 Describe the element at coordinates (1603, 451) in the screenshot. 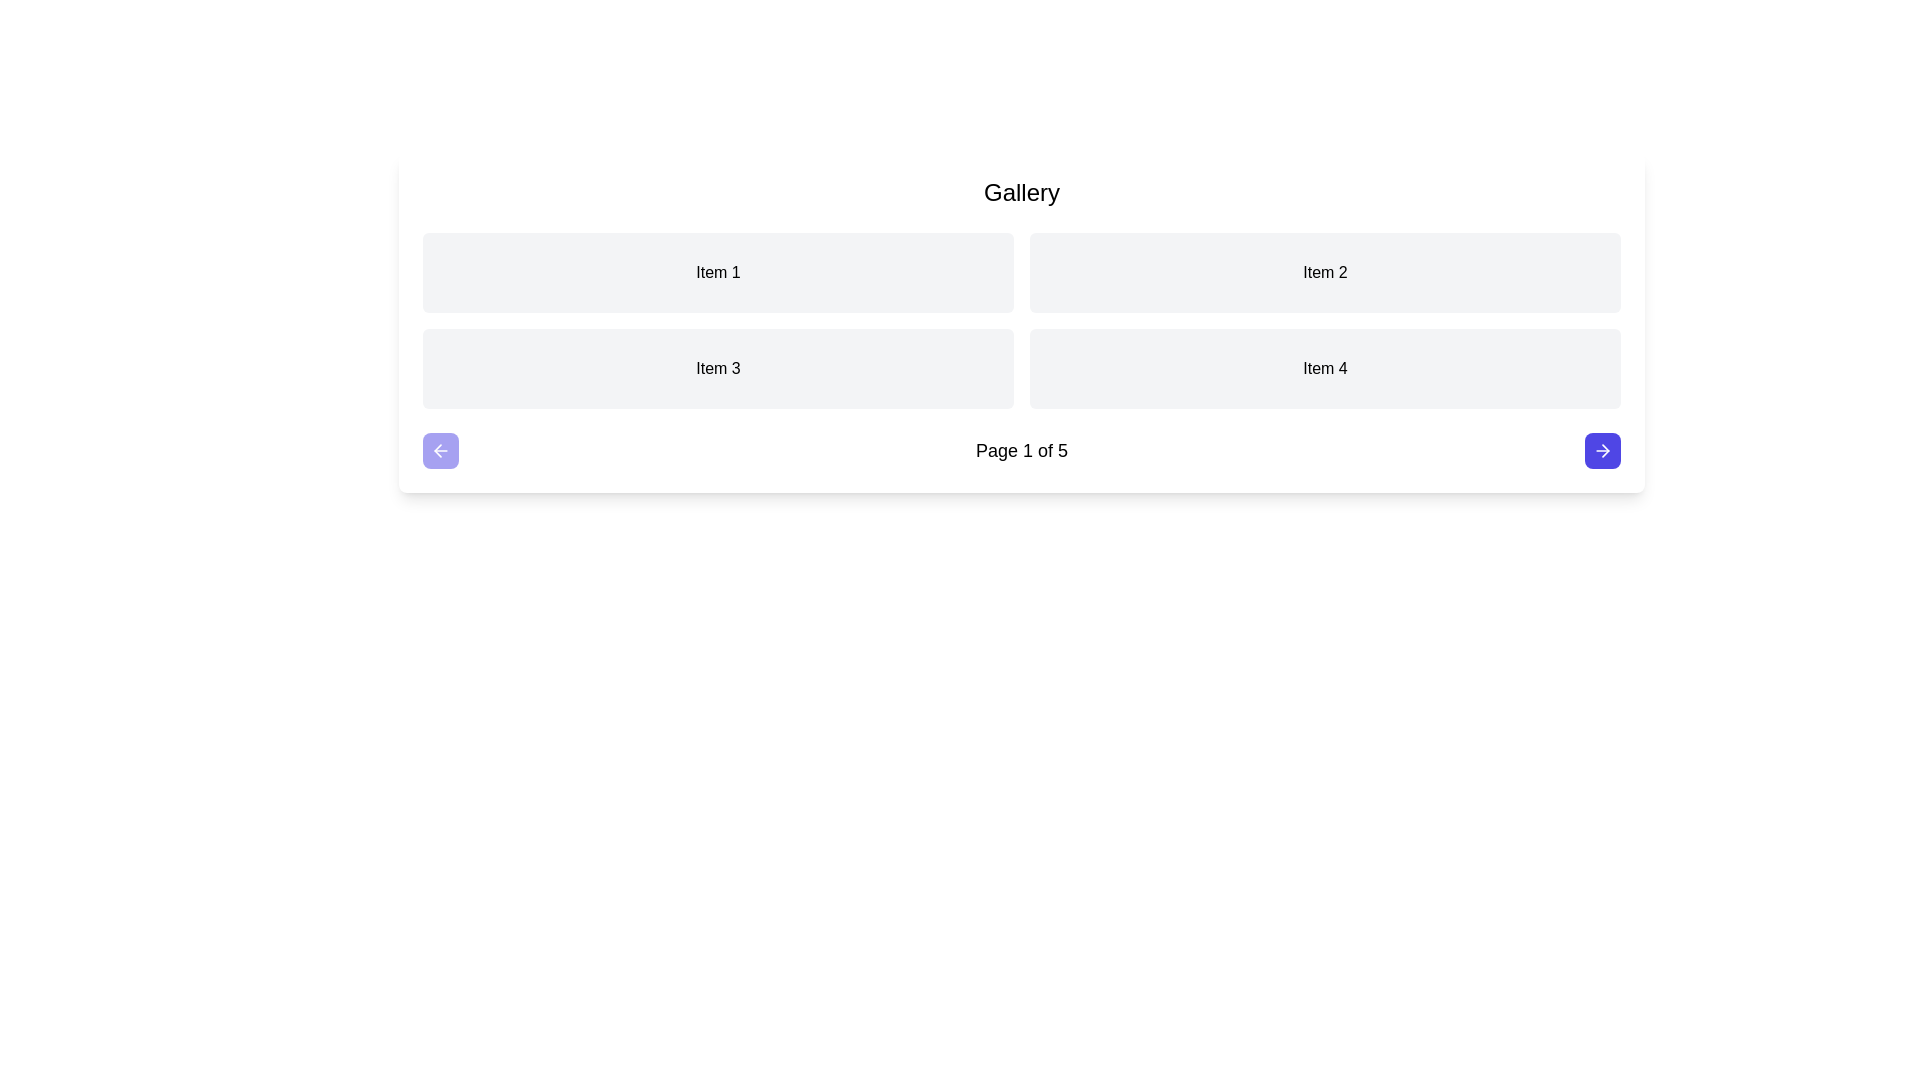

I see `the rightmost pagination button, which is a vibrant indigo rectangular button with a white right arrow symbol, to go to the next page` at that location.